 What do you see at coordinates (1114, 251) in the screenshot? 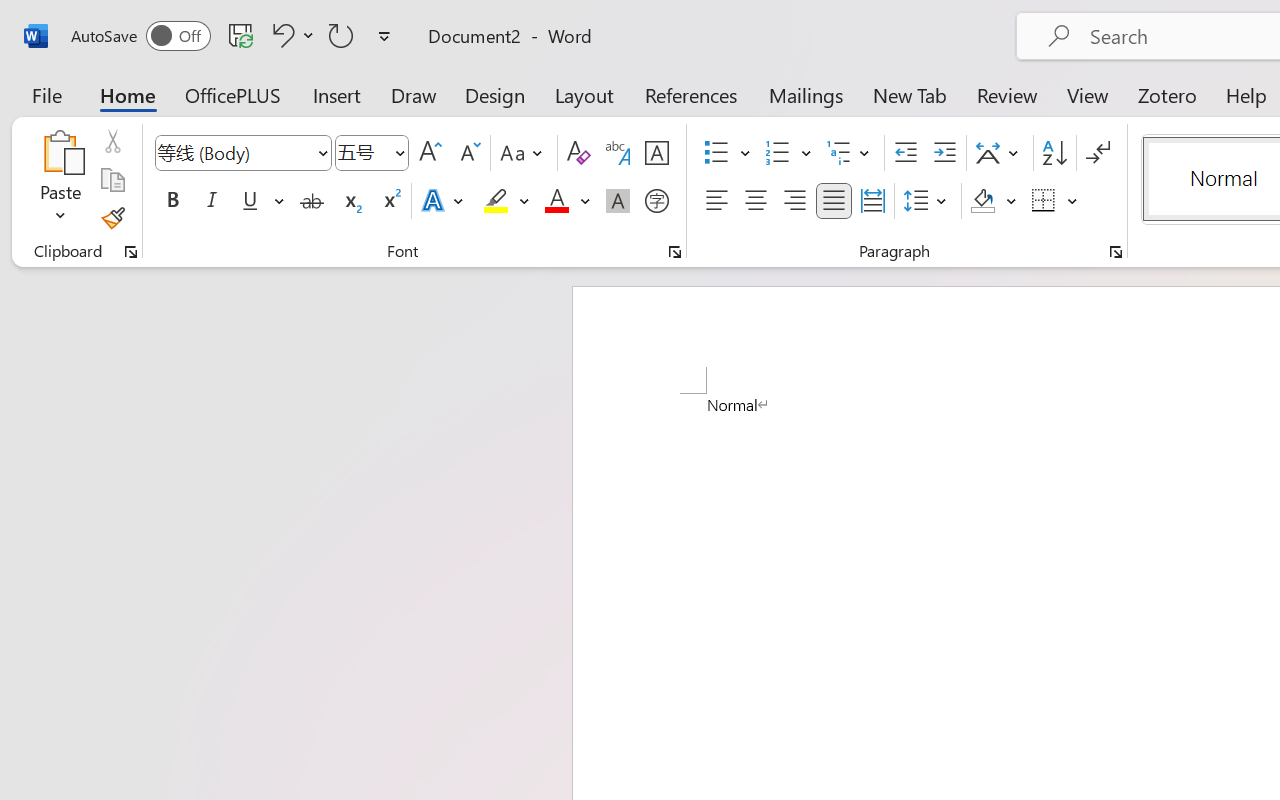
I see `'Paragraph...'` at bounding box center [1114, 251].